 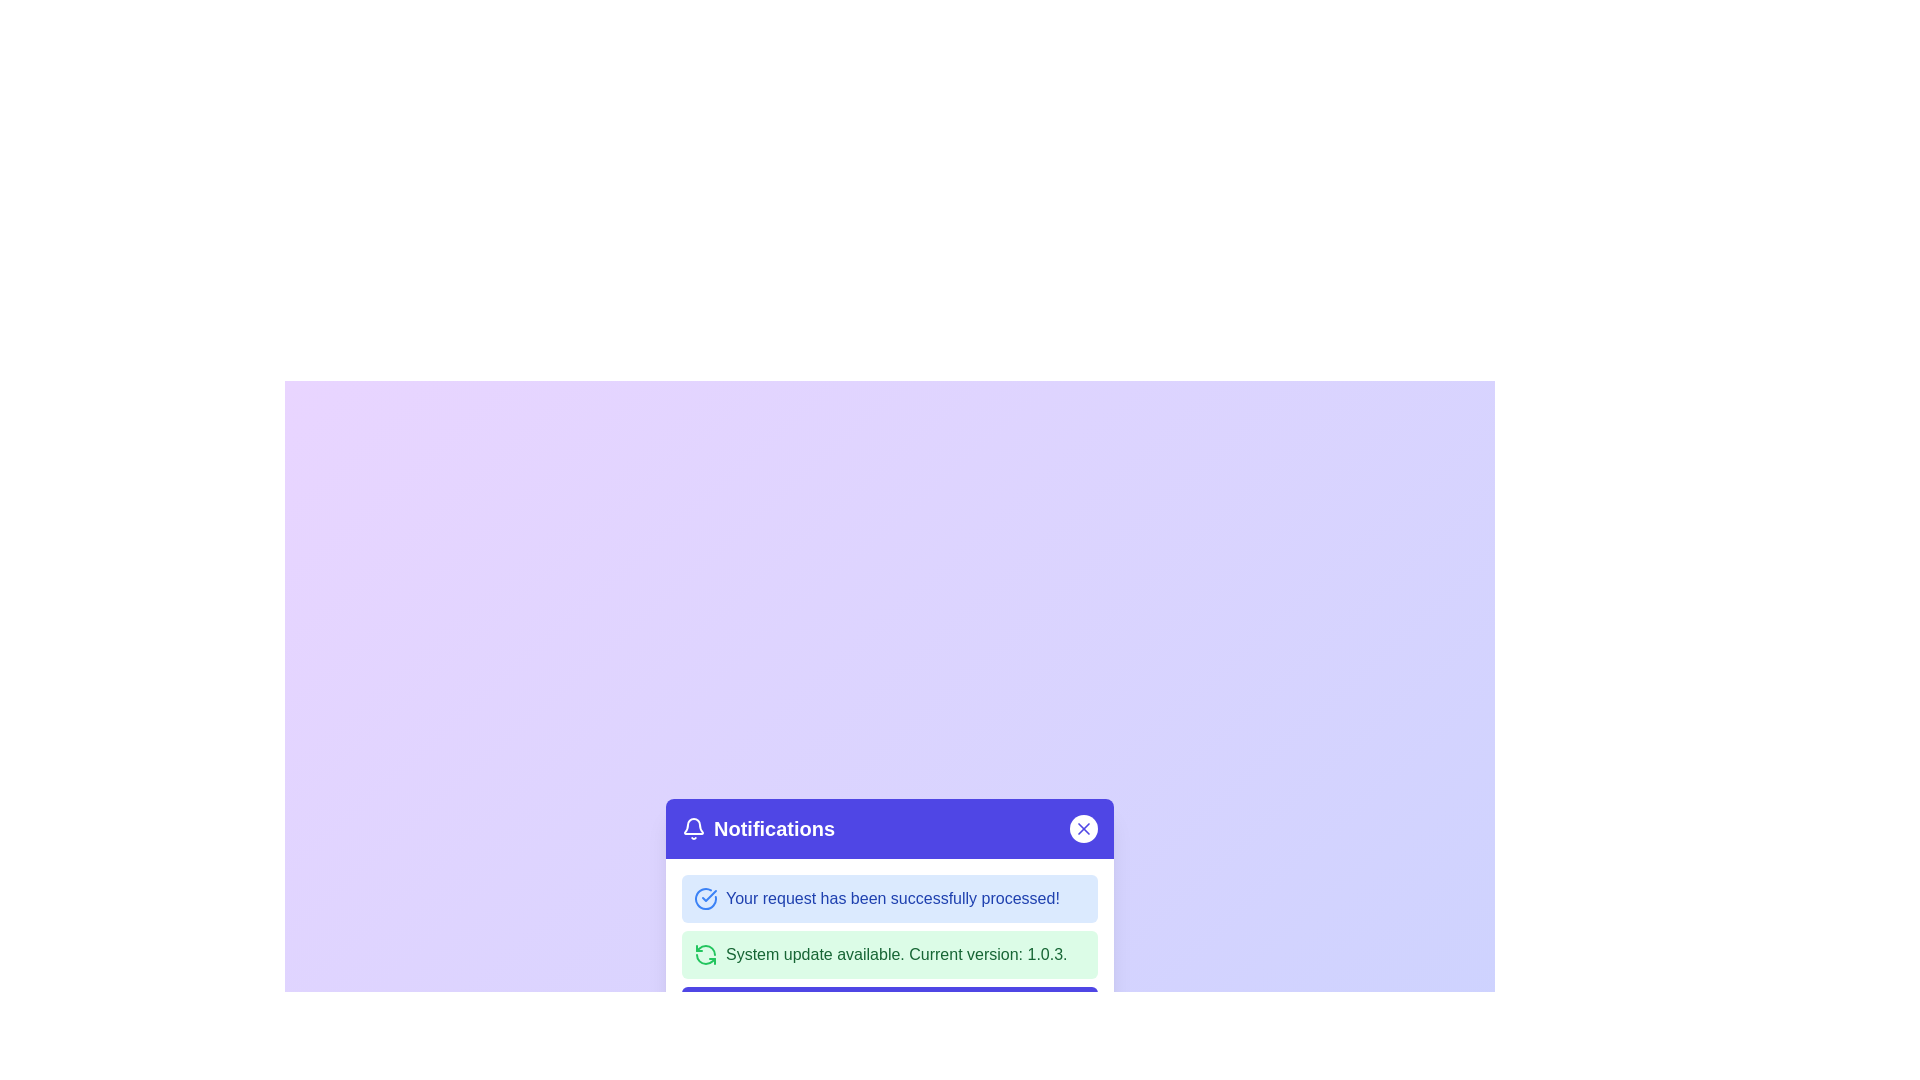 I want to click on the close icon button located at the top-right inside the notification modal, so click(x=1083, y=829).